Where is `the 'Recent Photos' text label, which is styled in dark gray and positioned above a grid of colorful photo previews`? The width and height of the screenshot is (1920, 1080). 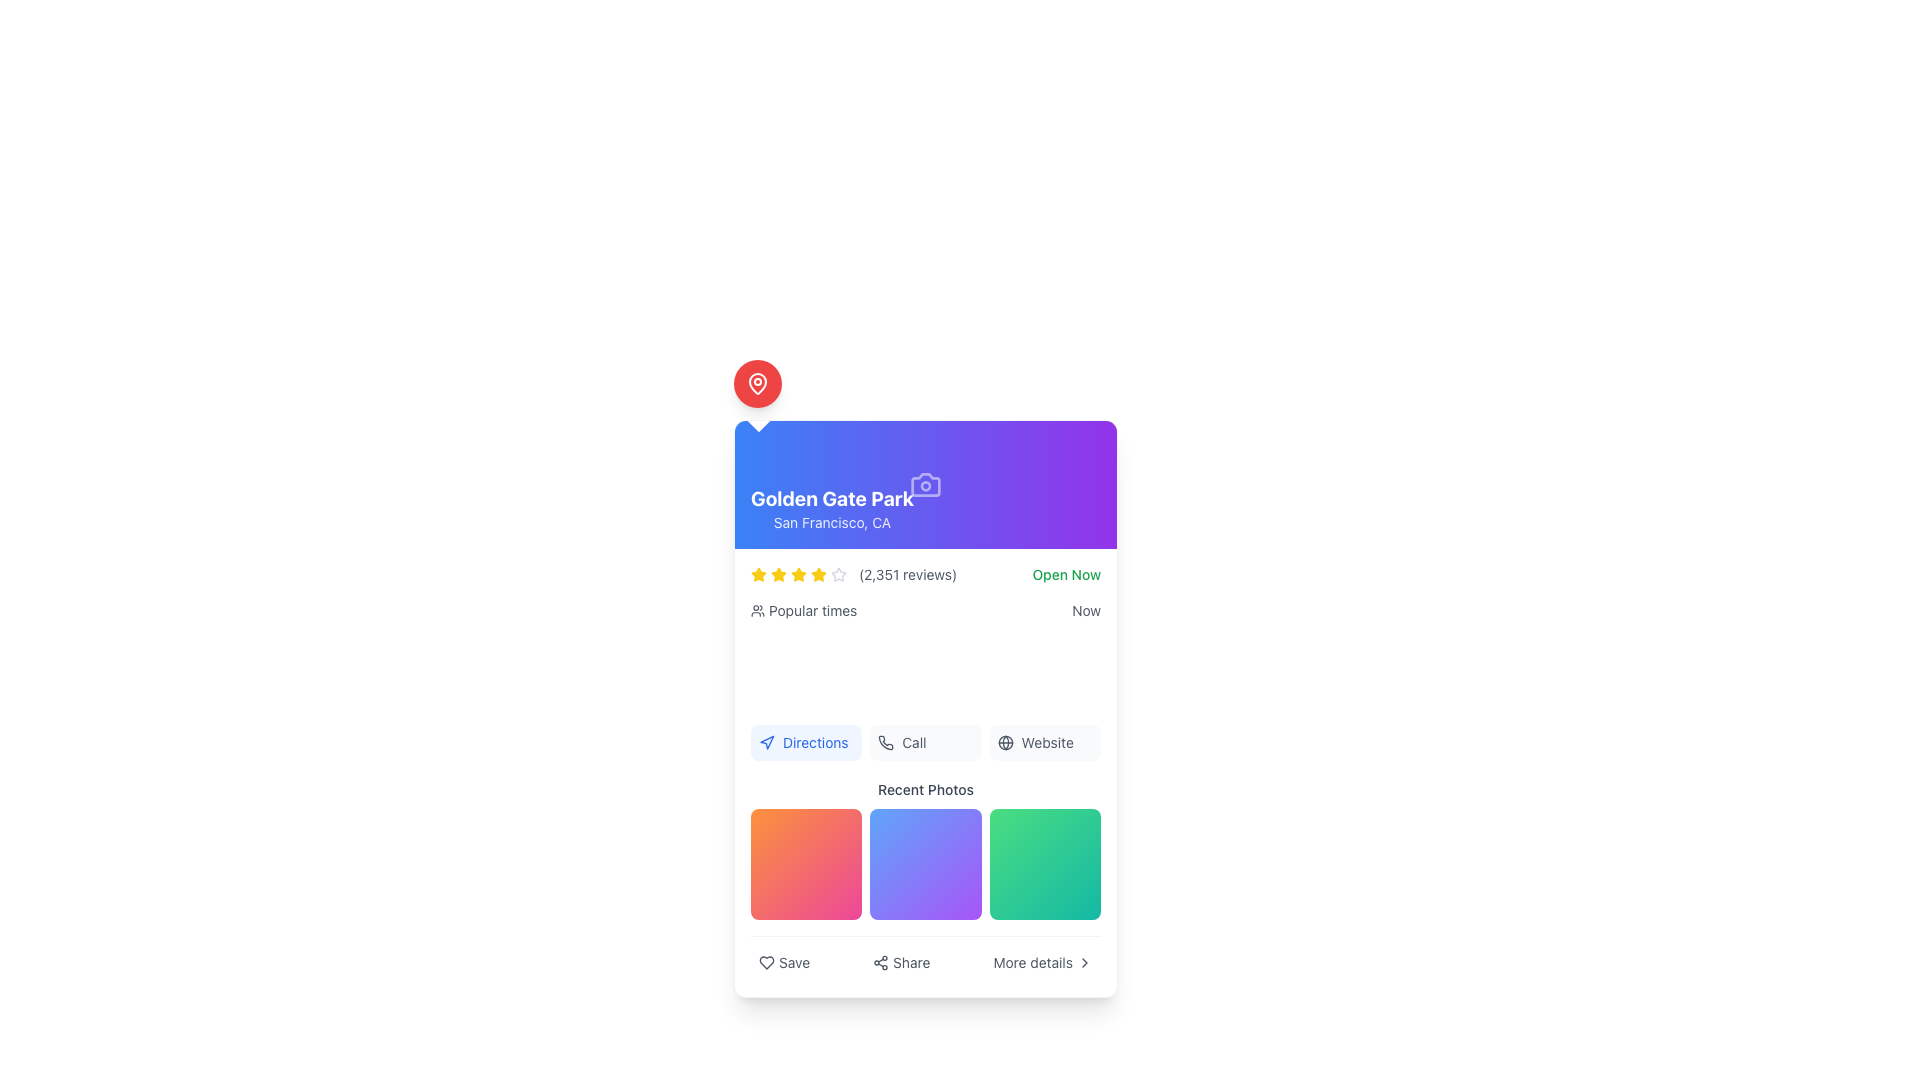
the 'Recent Photos' text label, which is styled in dark gray and positioned above a grid of colorful photo previews is located at coordinates (925, 788).